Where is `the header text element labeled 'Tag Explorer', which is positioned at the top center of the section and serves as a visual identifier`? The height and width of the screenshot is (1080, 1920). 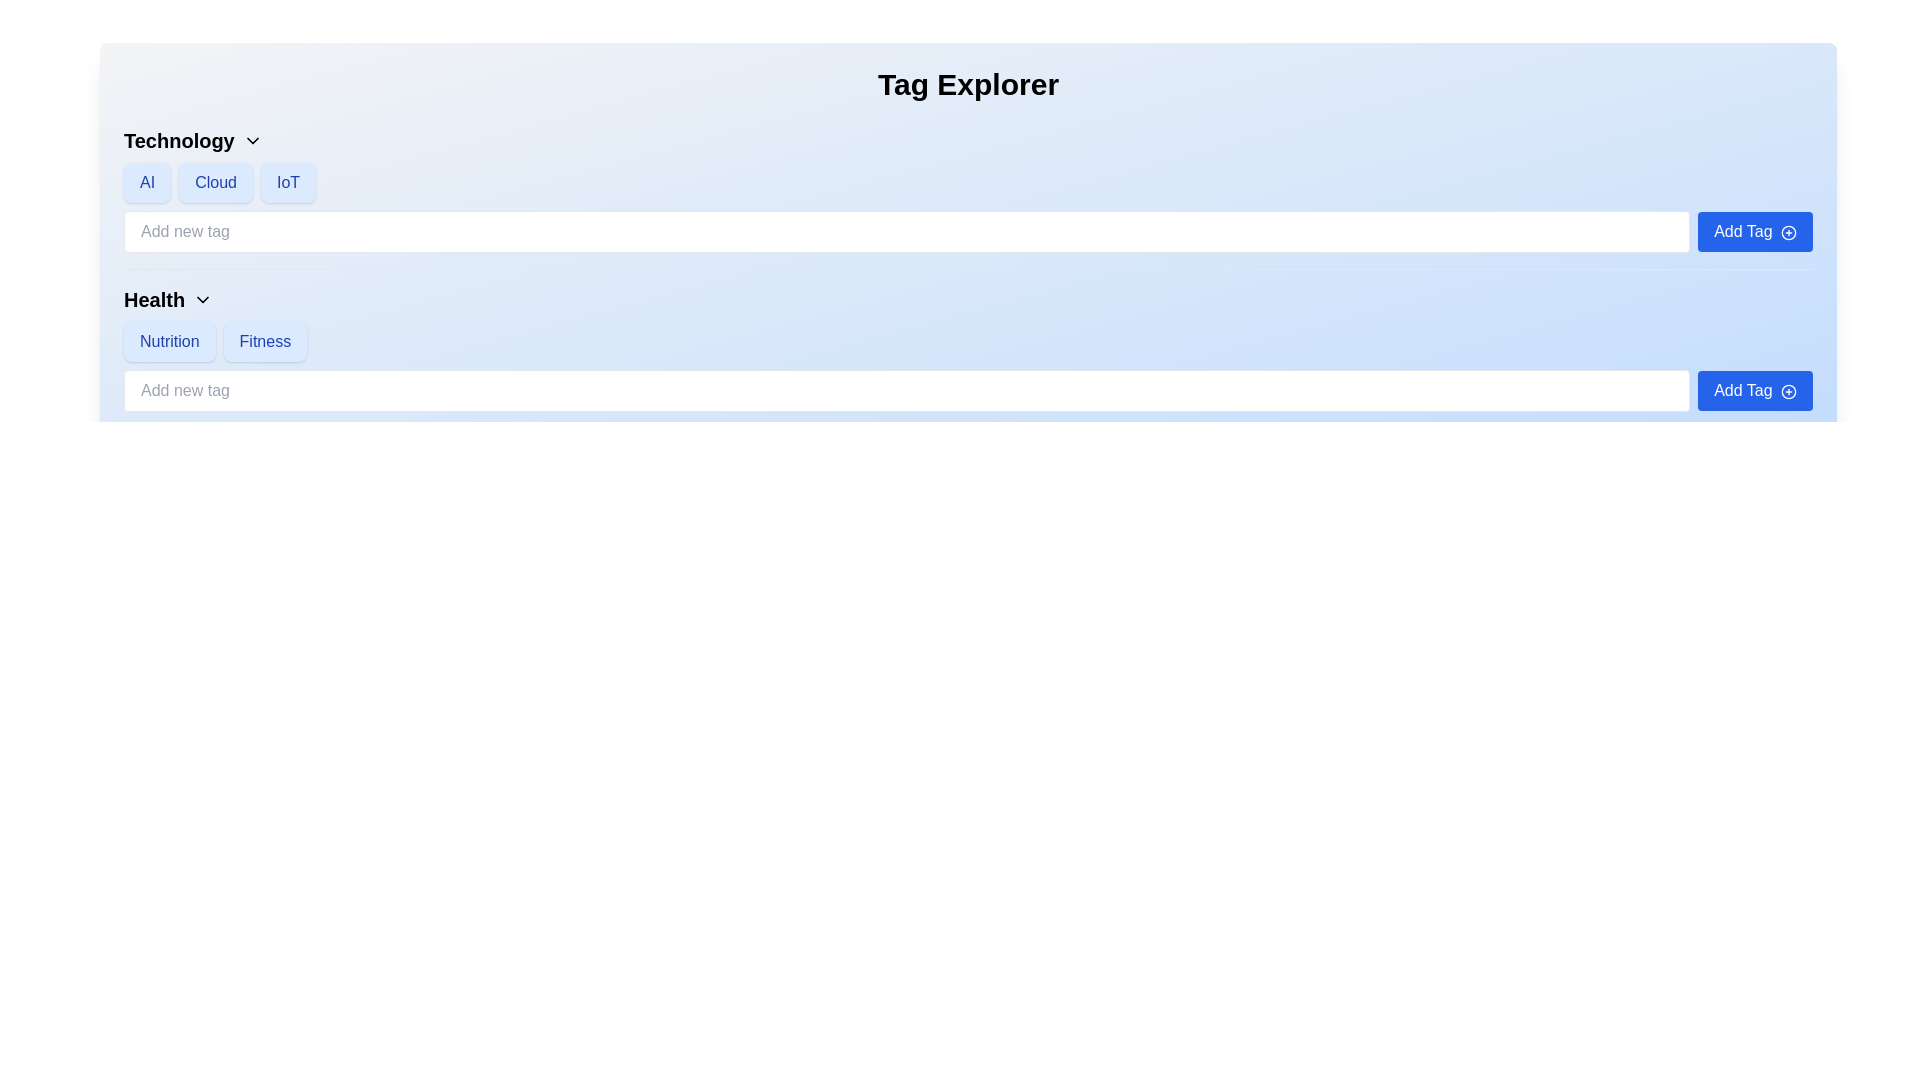 the header text element labeled 'Tag Explorer', which is positioned at the top center of the section and serves as a visual identifier is located at coordinates (968, 83).